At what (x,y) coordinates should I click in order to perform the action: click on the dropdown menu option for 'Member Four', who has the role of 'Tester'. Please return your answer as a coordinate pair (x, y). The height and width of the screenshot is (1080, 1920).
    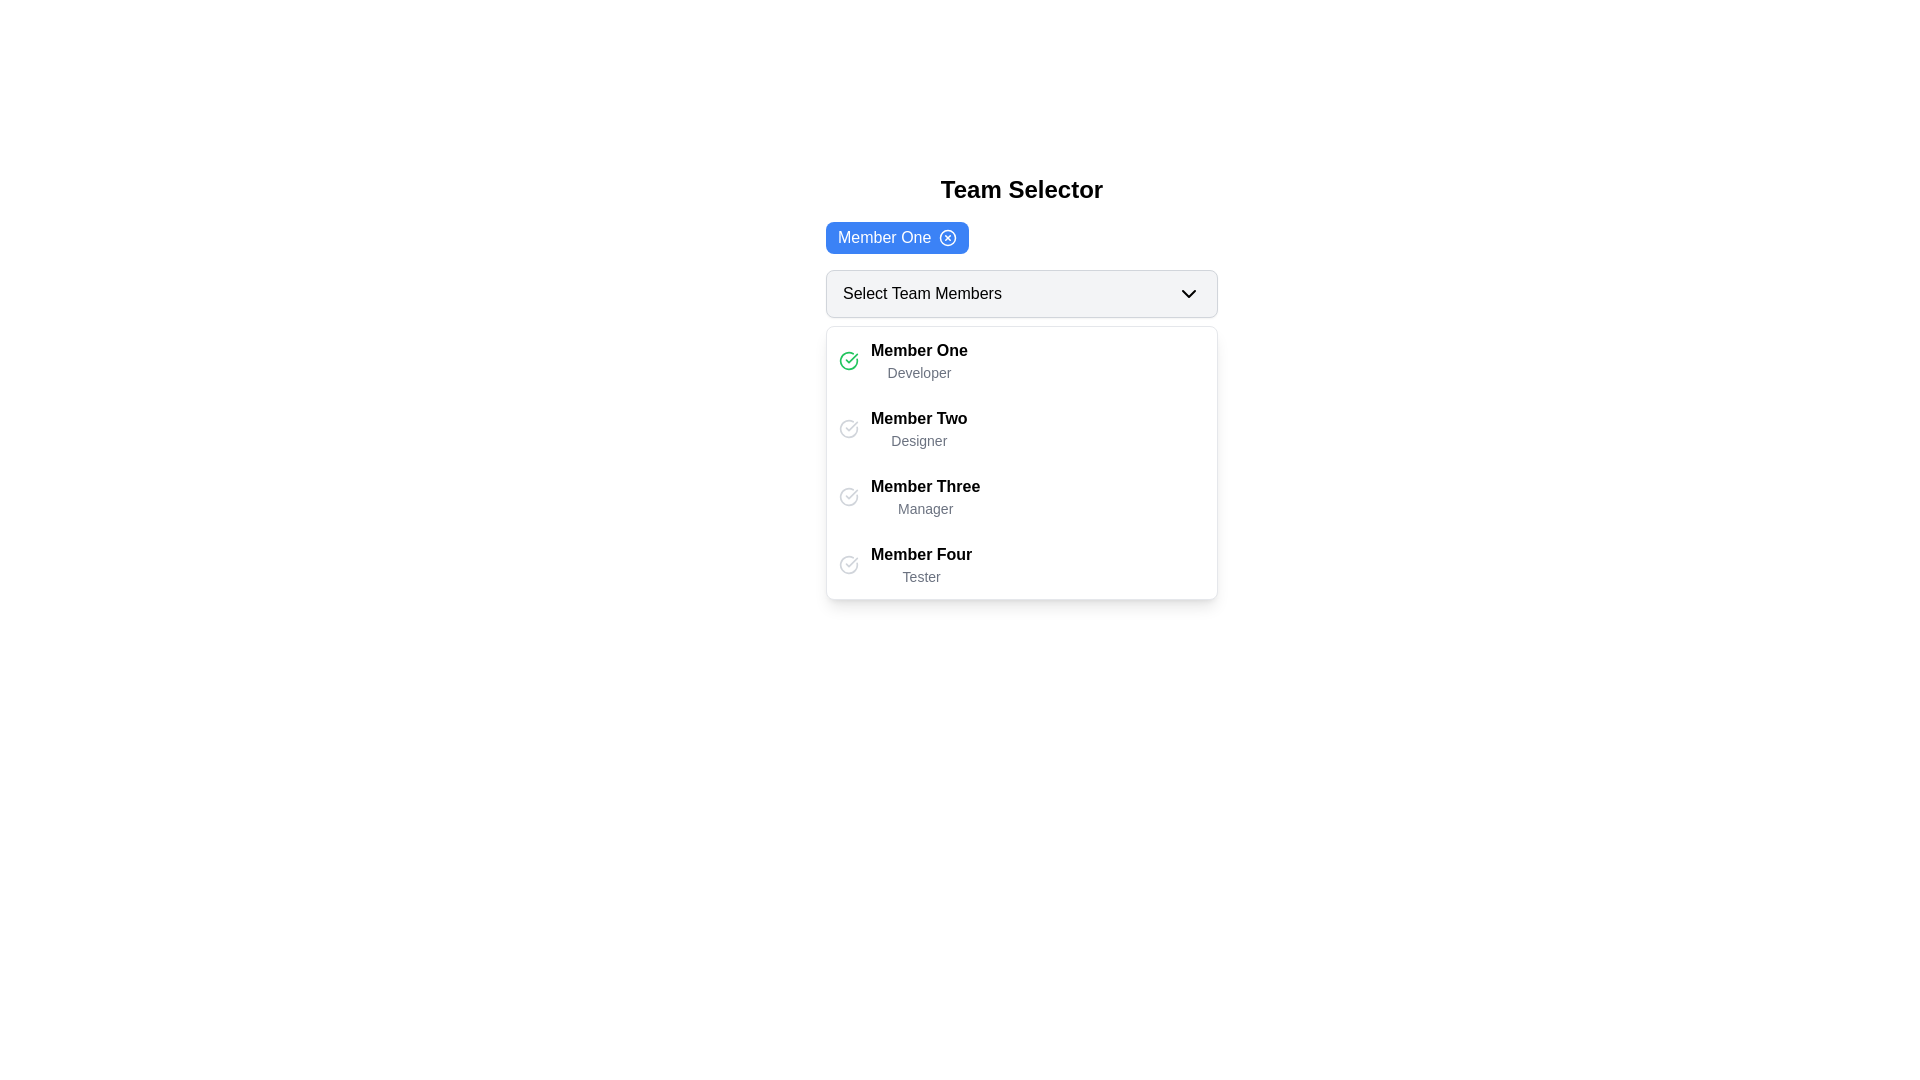
    Looking at the image, I should click on (1022, 564).